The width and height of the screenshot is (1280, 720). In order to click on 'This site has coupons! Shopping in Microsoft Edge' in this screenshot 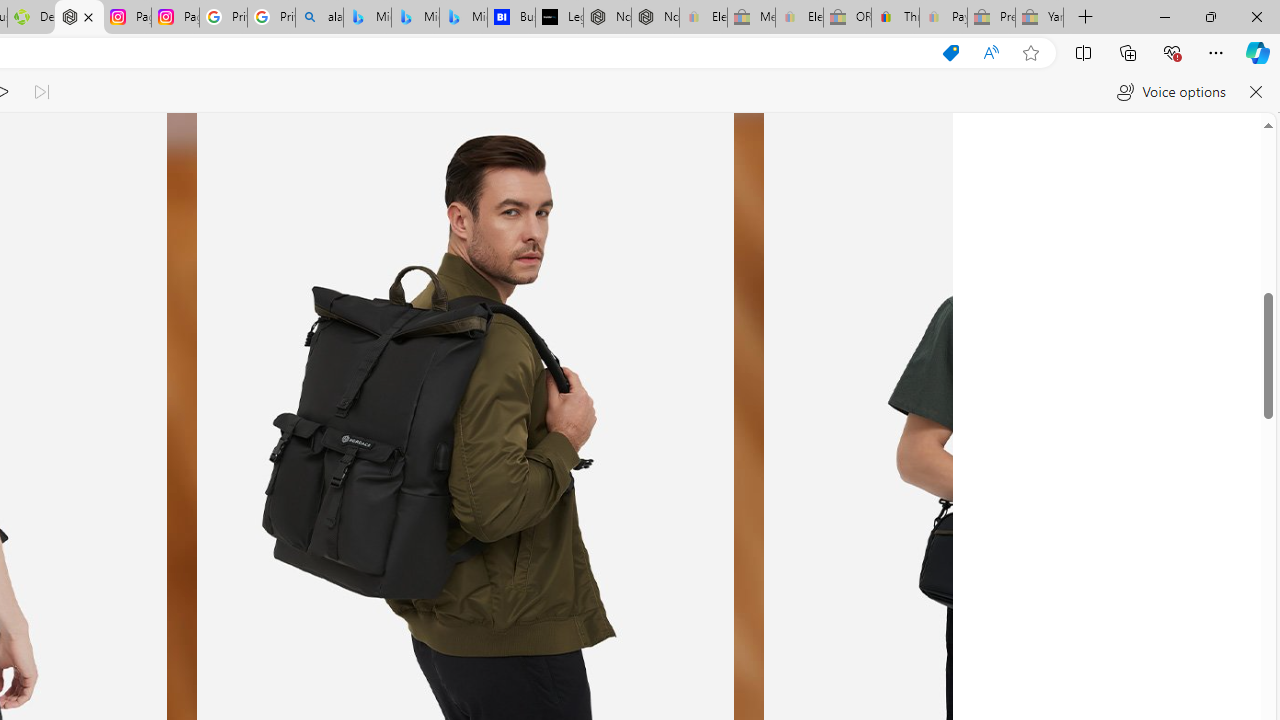, I will do `click(950, 52)`.